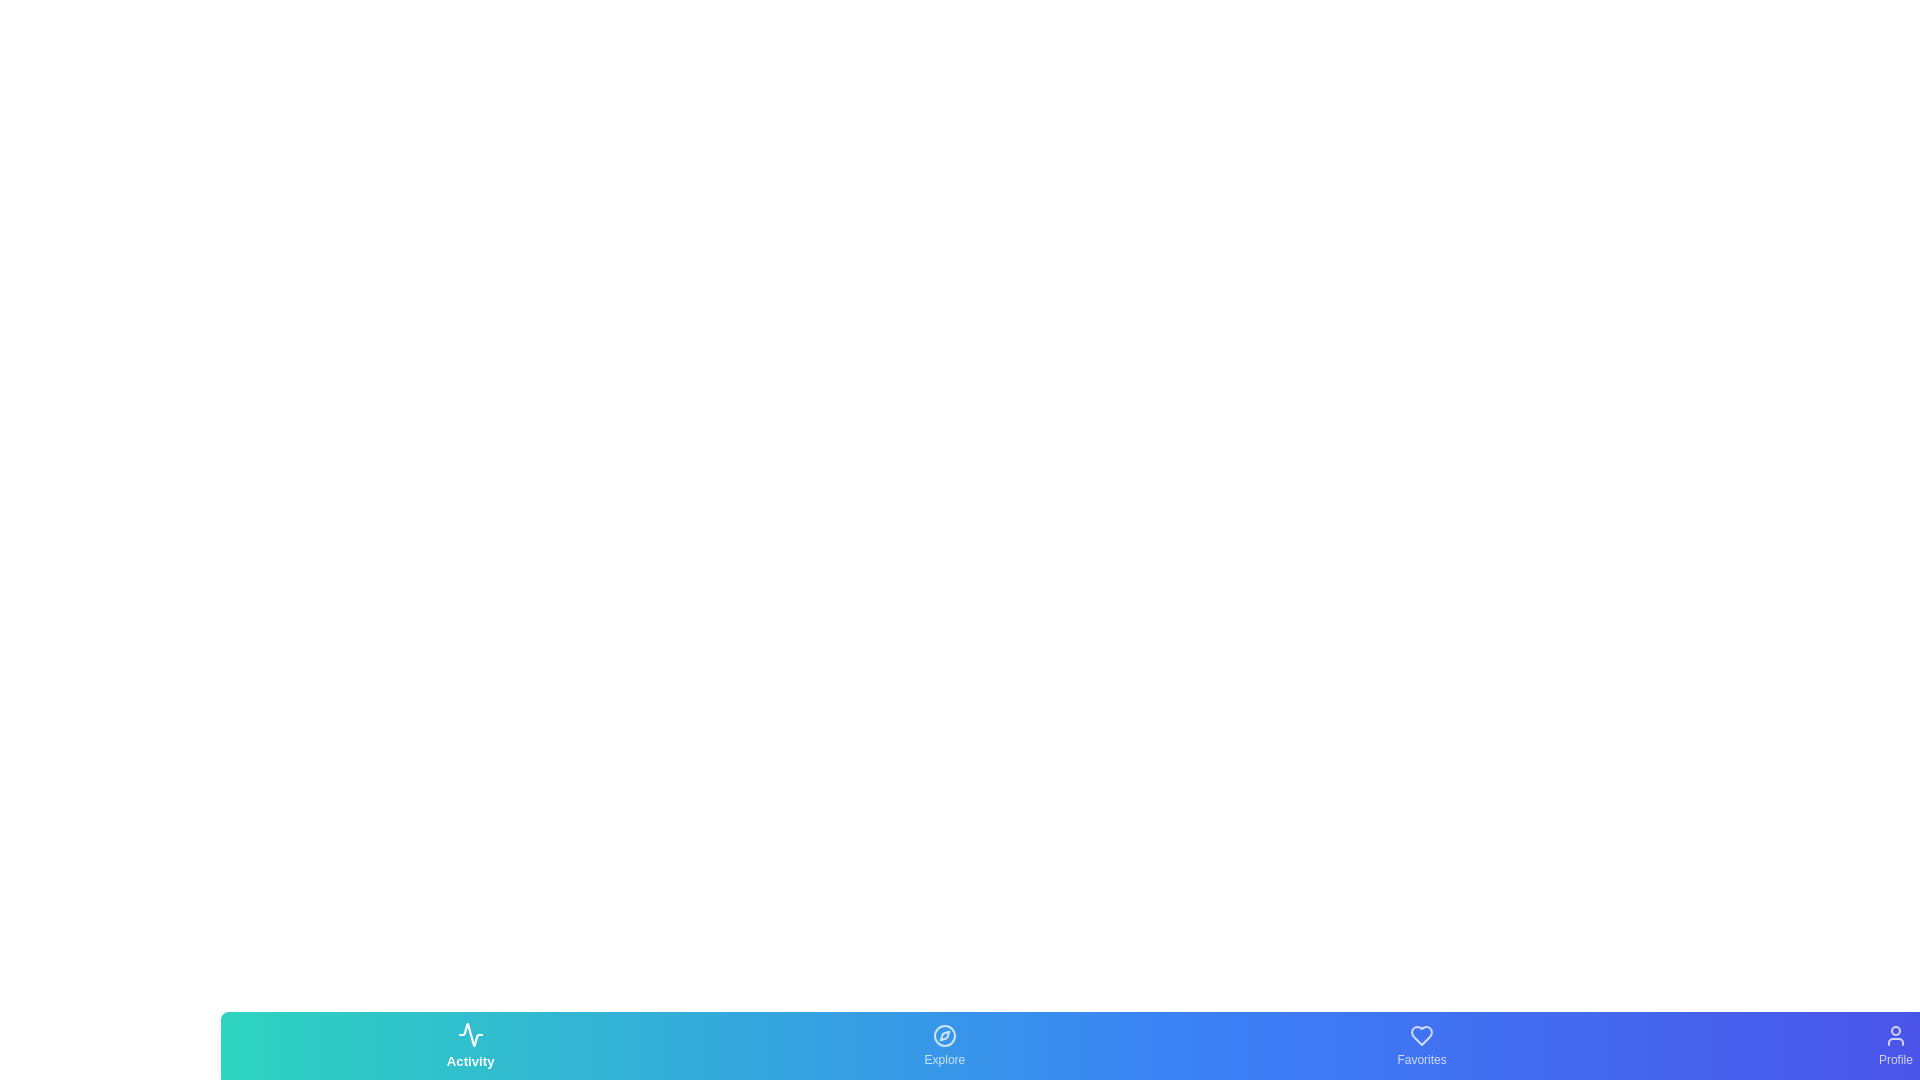  Describe the element at coordinates (1894, 1044) in the screenshot. I see `the Profile tab by clicking on its corresponding button` at that location.